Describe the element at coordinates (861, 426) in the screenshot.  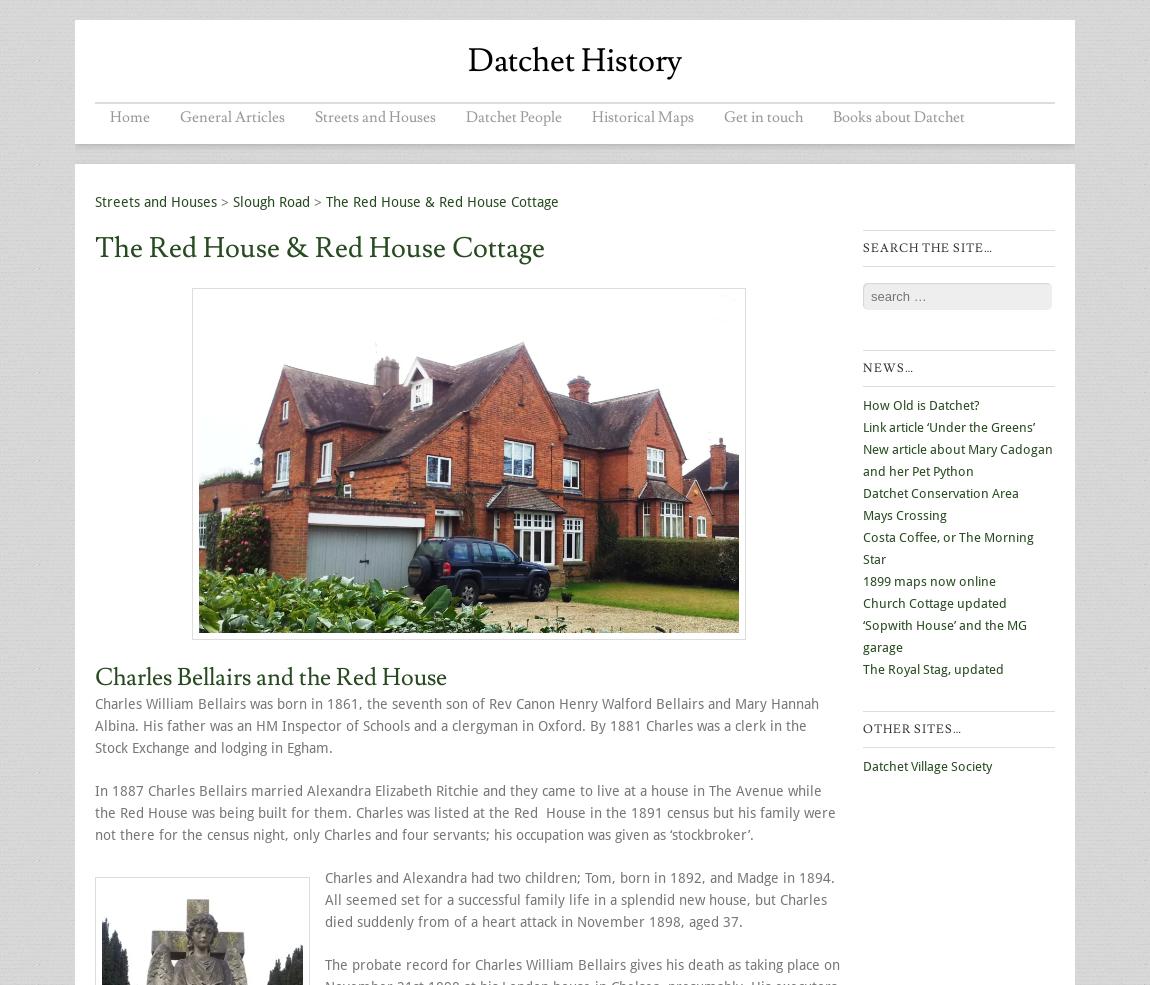
I see `'Link article ‘Under the Greens’'` at that location.